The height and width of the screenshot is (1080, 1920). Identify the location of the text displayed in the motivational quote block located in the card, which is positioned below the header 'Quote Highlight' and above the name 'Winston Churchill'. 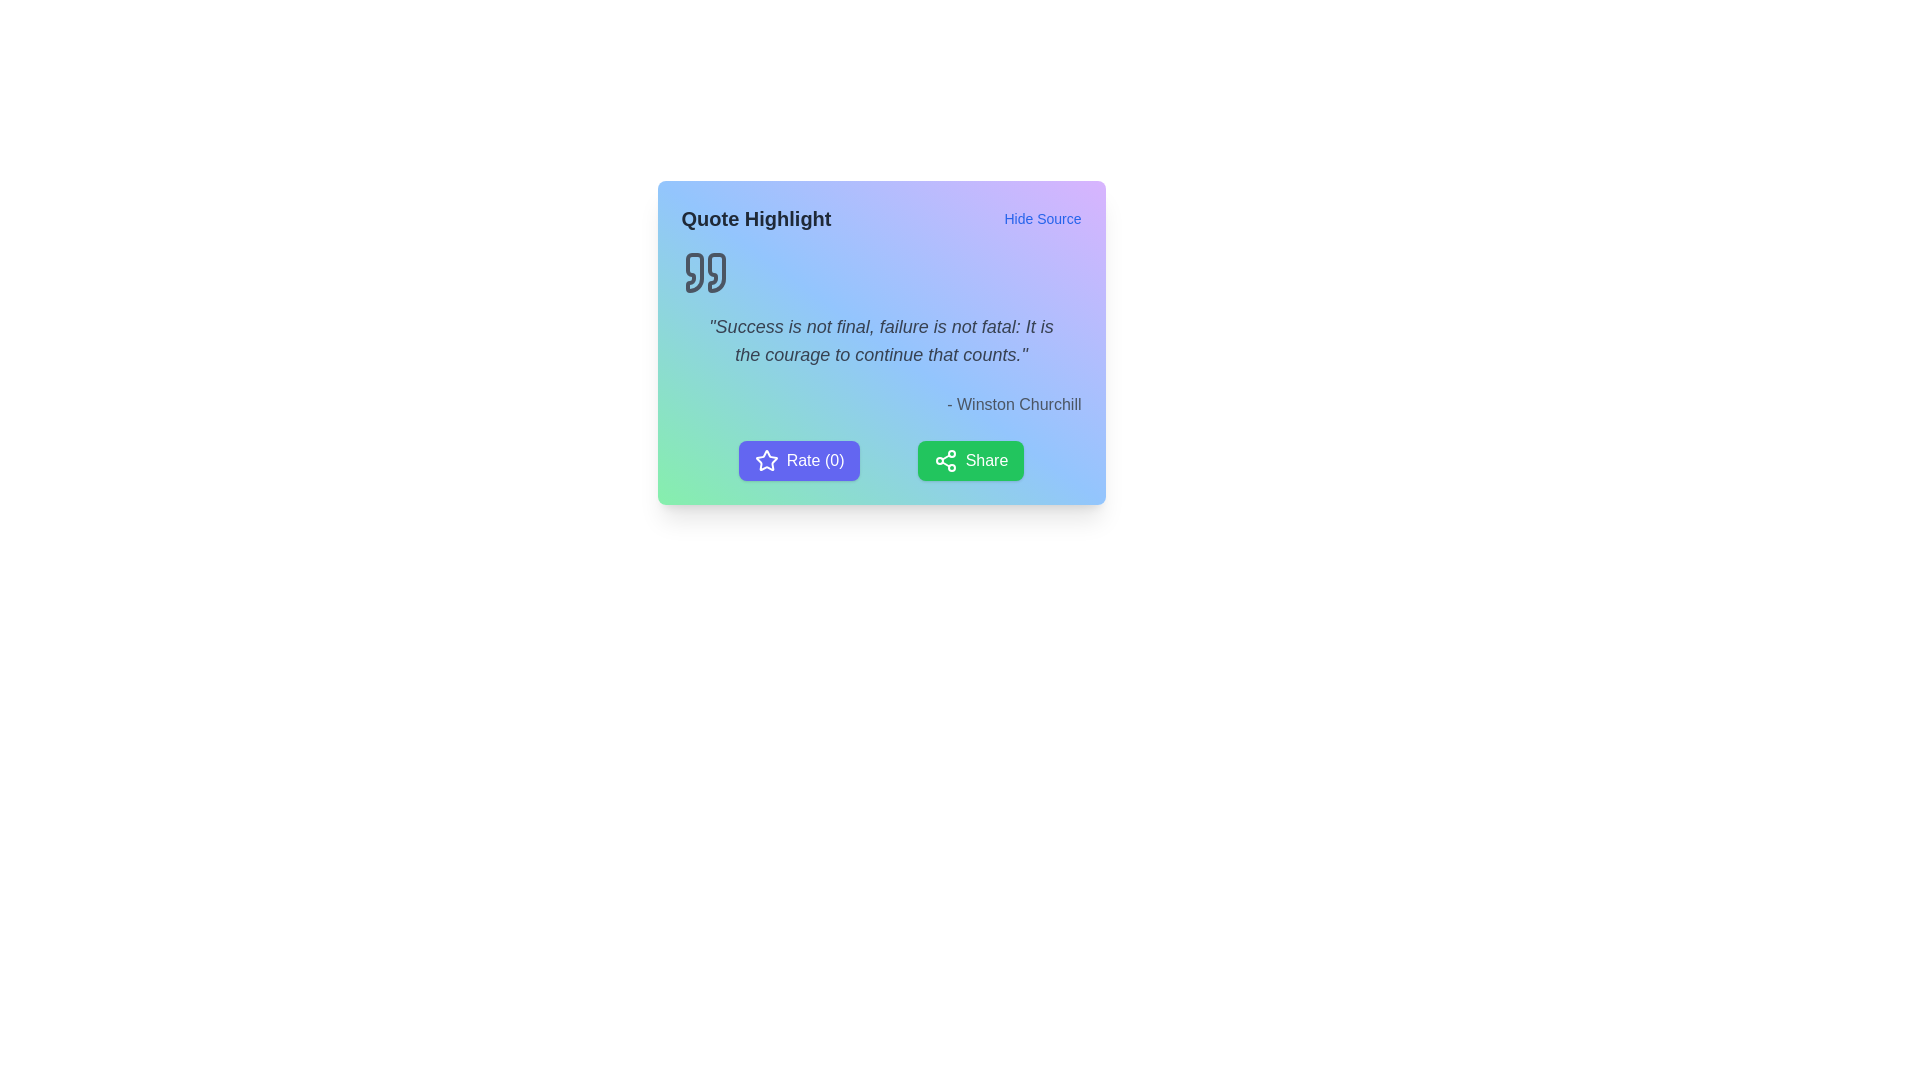
(880, 331).